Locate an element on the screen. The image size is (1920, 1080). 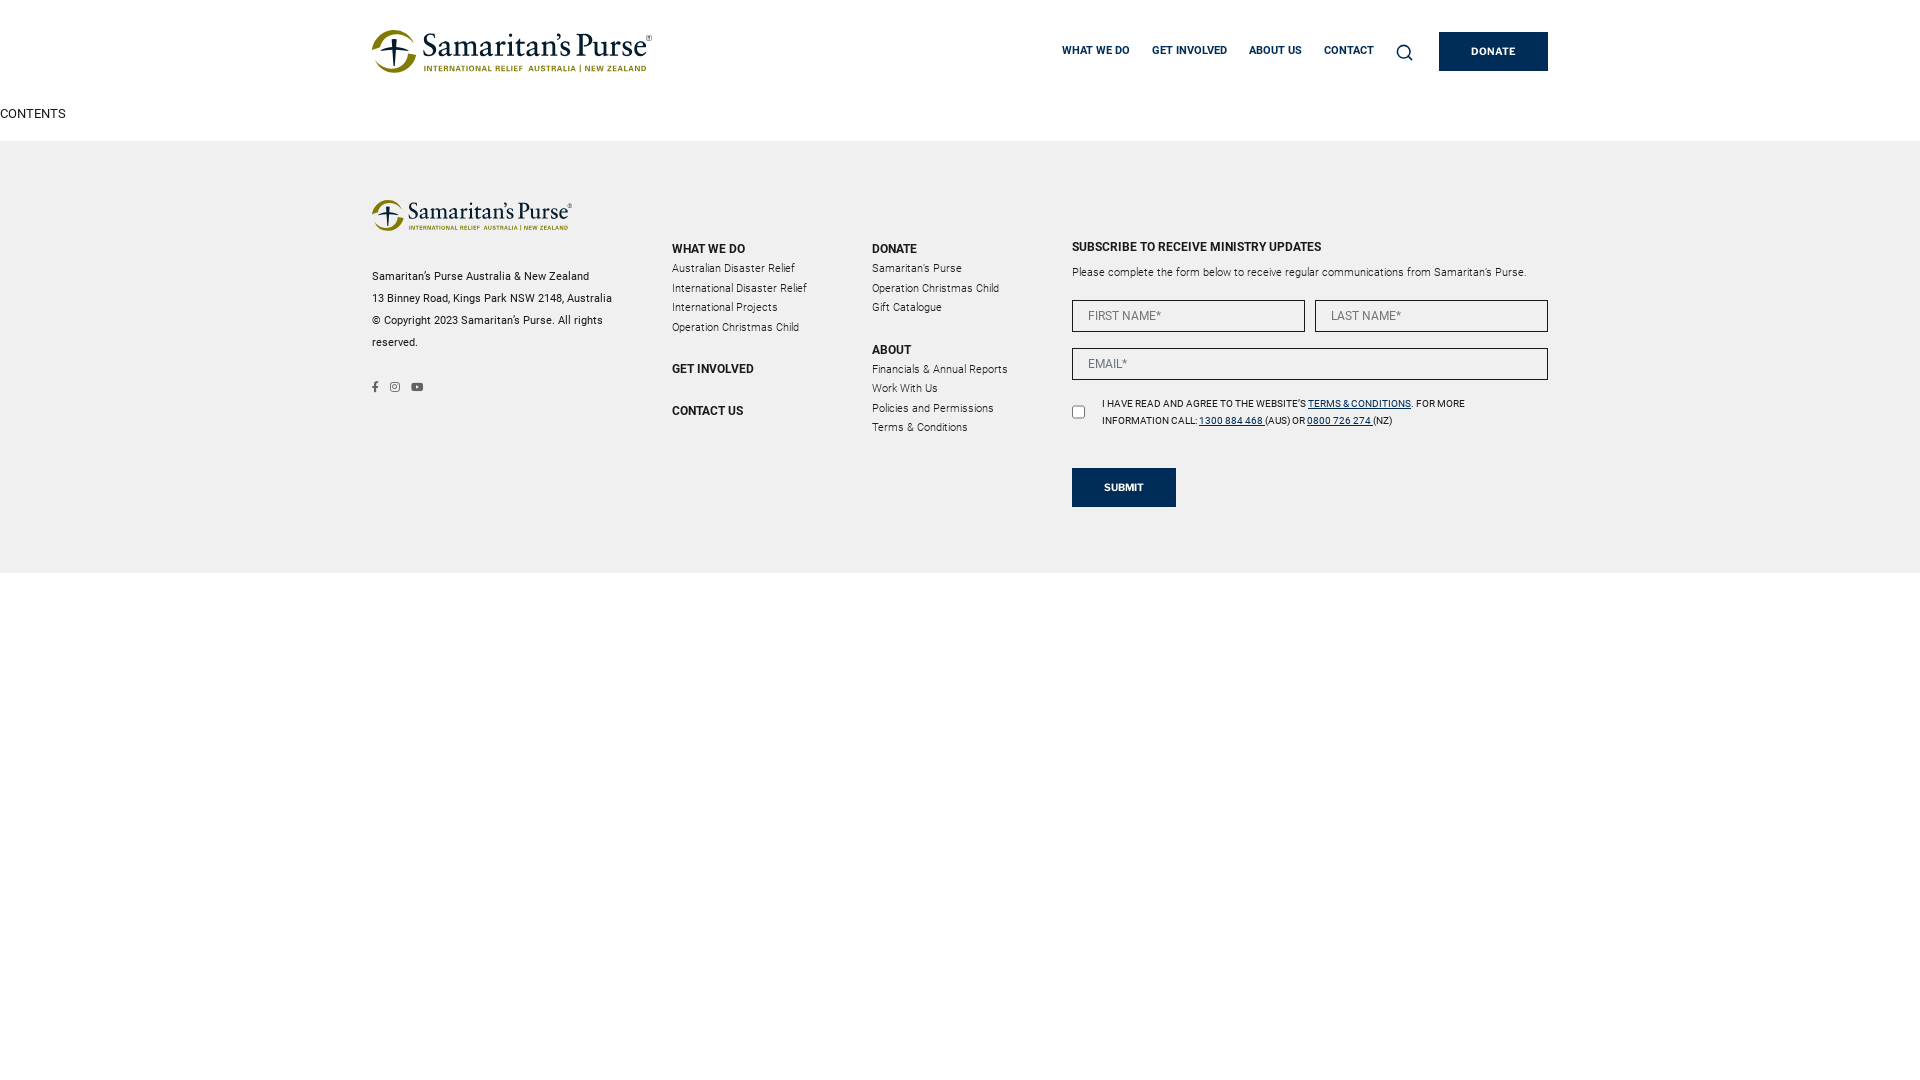
'GET INVOLVED' is located at coordinates (758, 369).